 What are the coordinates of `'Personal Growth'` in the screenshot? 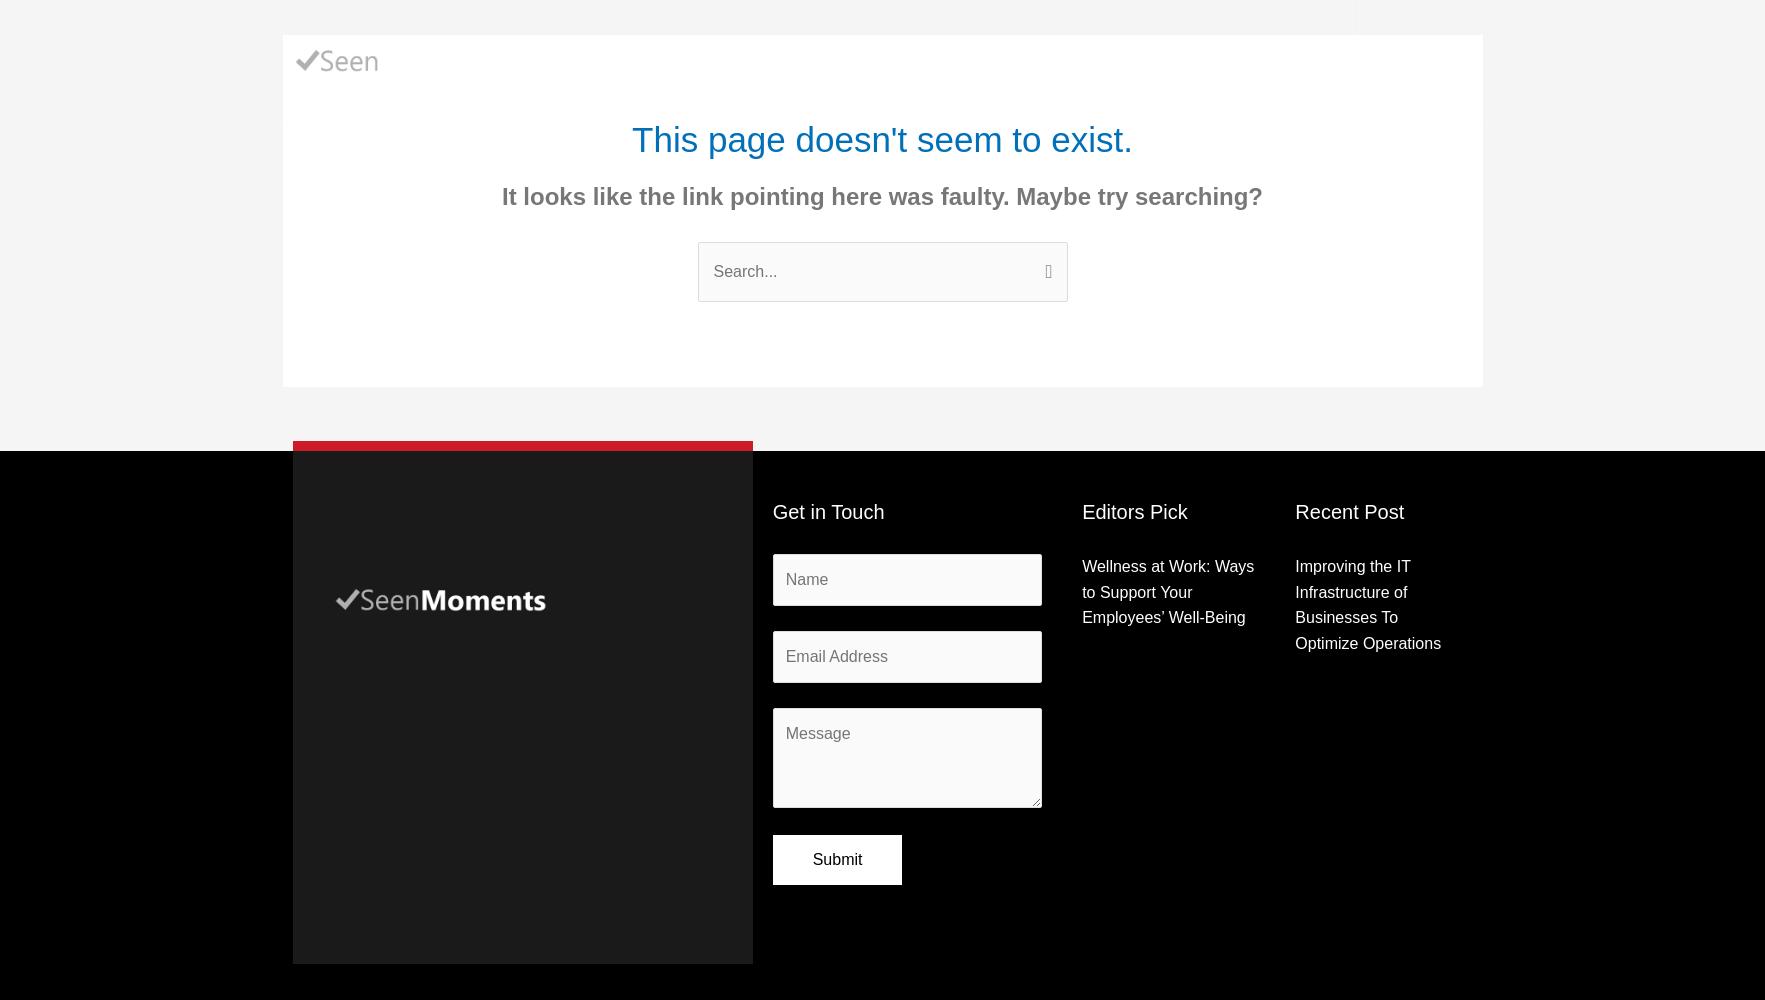 It's located at (1109, 60).